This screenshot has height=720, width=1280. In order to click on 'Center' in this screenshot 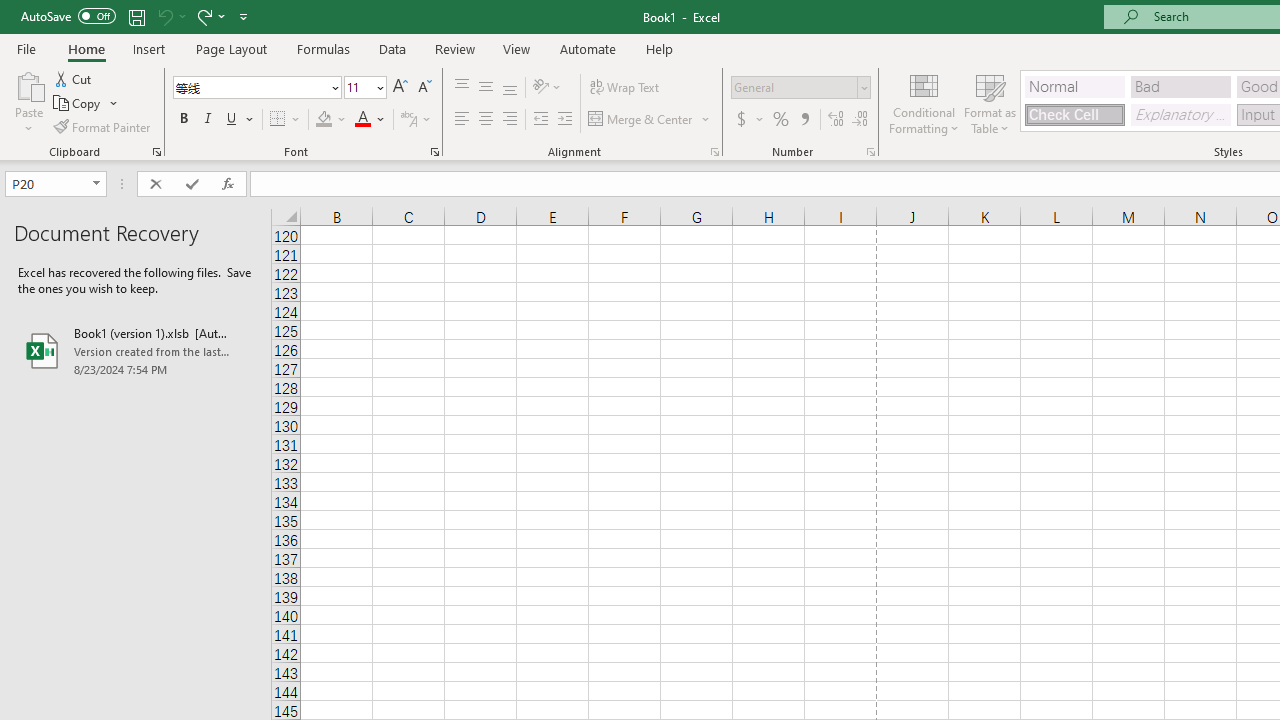, I will do `click(485, 119)`.